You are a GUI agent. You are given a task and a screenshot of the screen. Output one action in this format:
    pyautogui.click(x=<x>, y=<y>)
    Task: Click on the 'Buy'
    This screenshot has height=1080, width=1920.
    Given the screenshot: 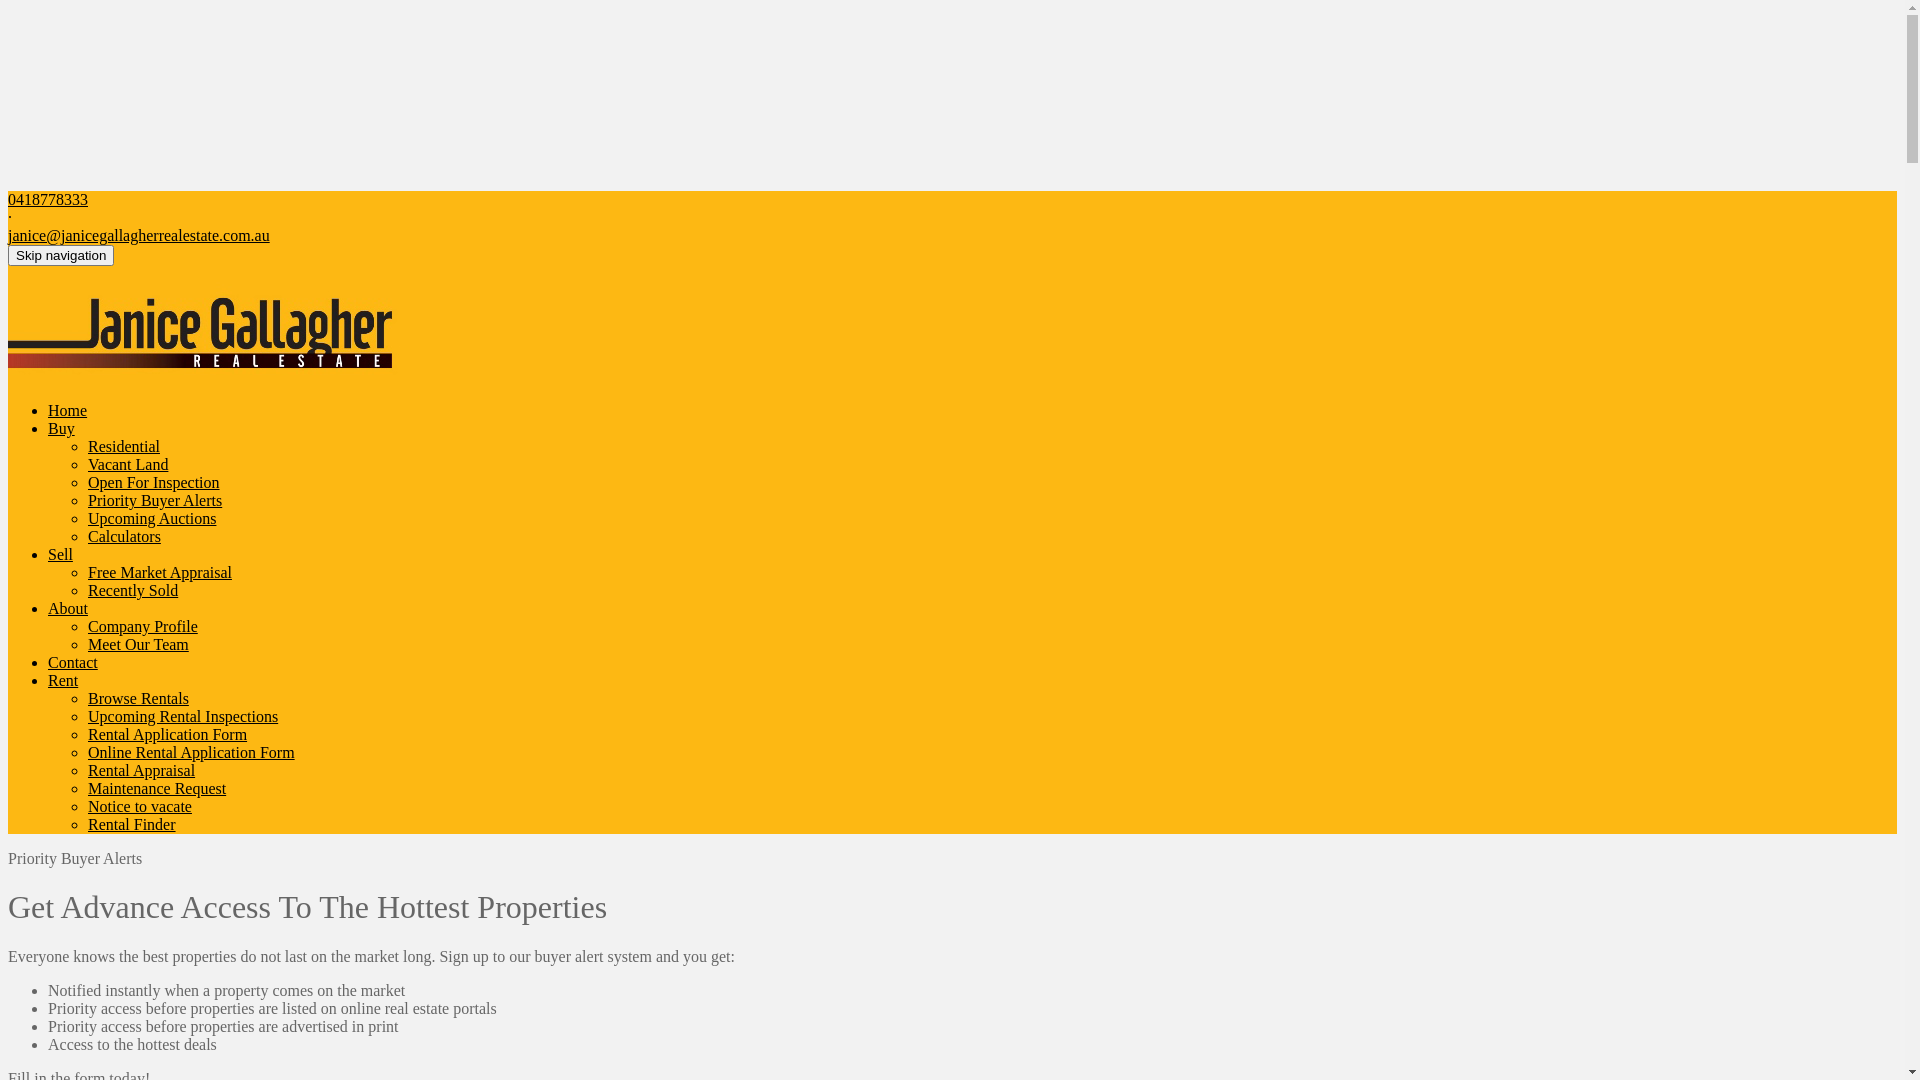 What is the action you would take?
    pyautogui.click(x=48, y=427)
    